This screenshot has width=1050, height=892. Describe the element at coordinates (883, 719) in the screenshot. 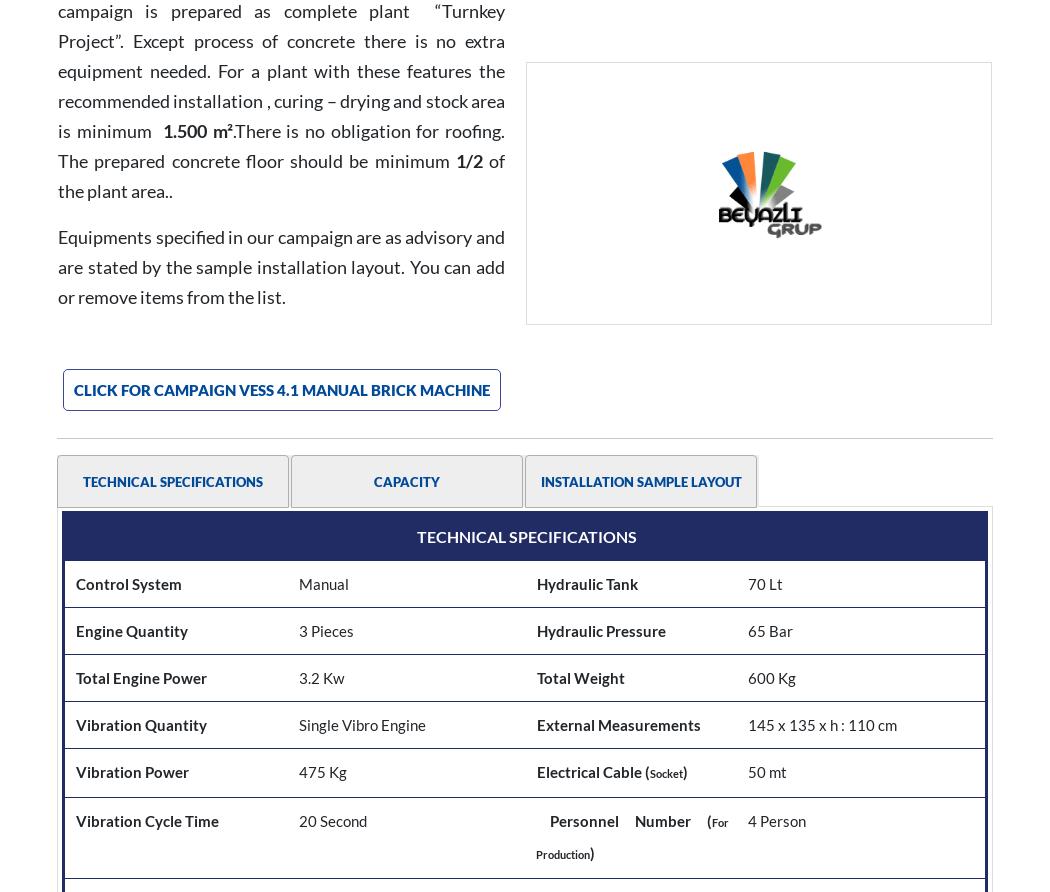

I see `'CONTACT WITH US'` at that location.